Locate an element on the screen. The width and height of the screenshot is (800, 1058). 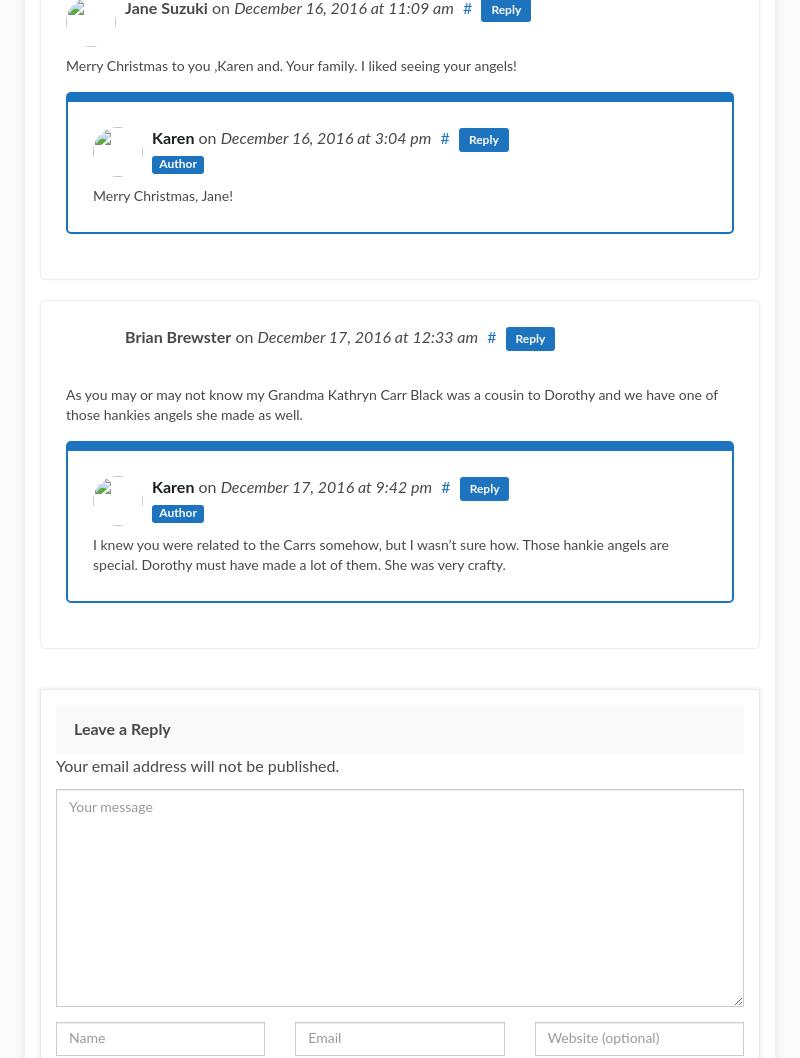
'at 11:09 am' is located at coordinates (411, 8).